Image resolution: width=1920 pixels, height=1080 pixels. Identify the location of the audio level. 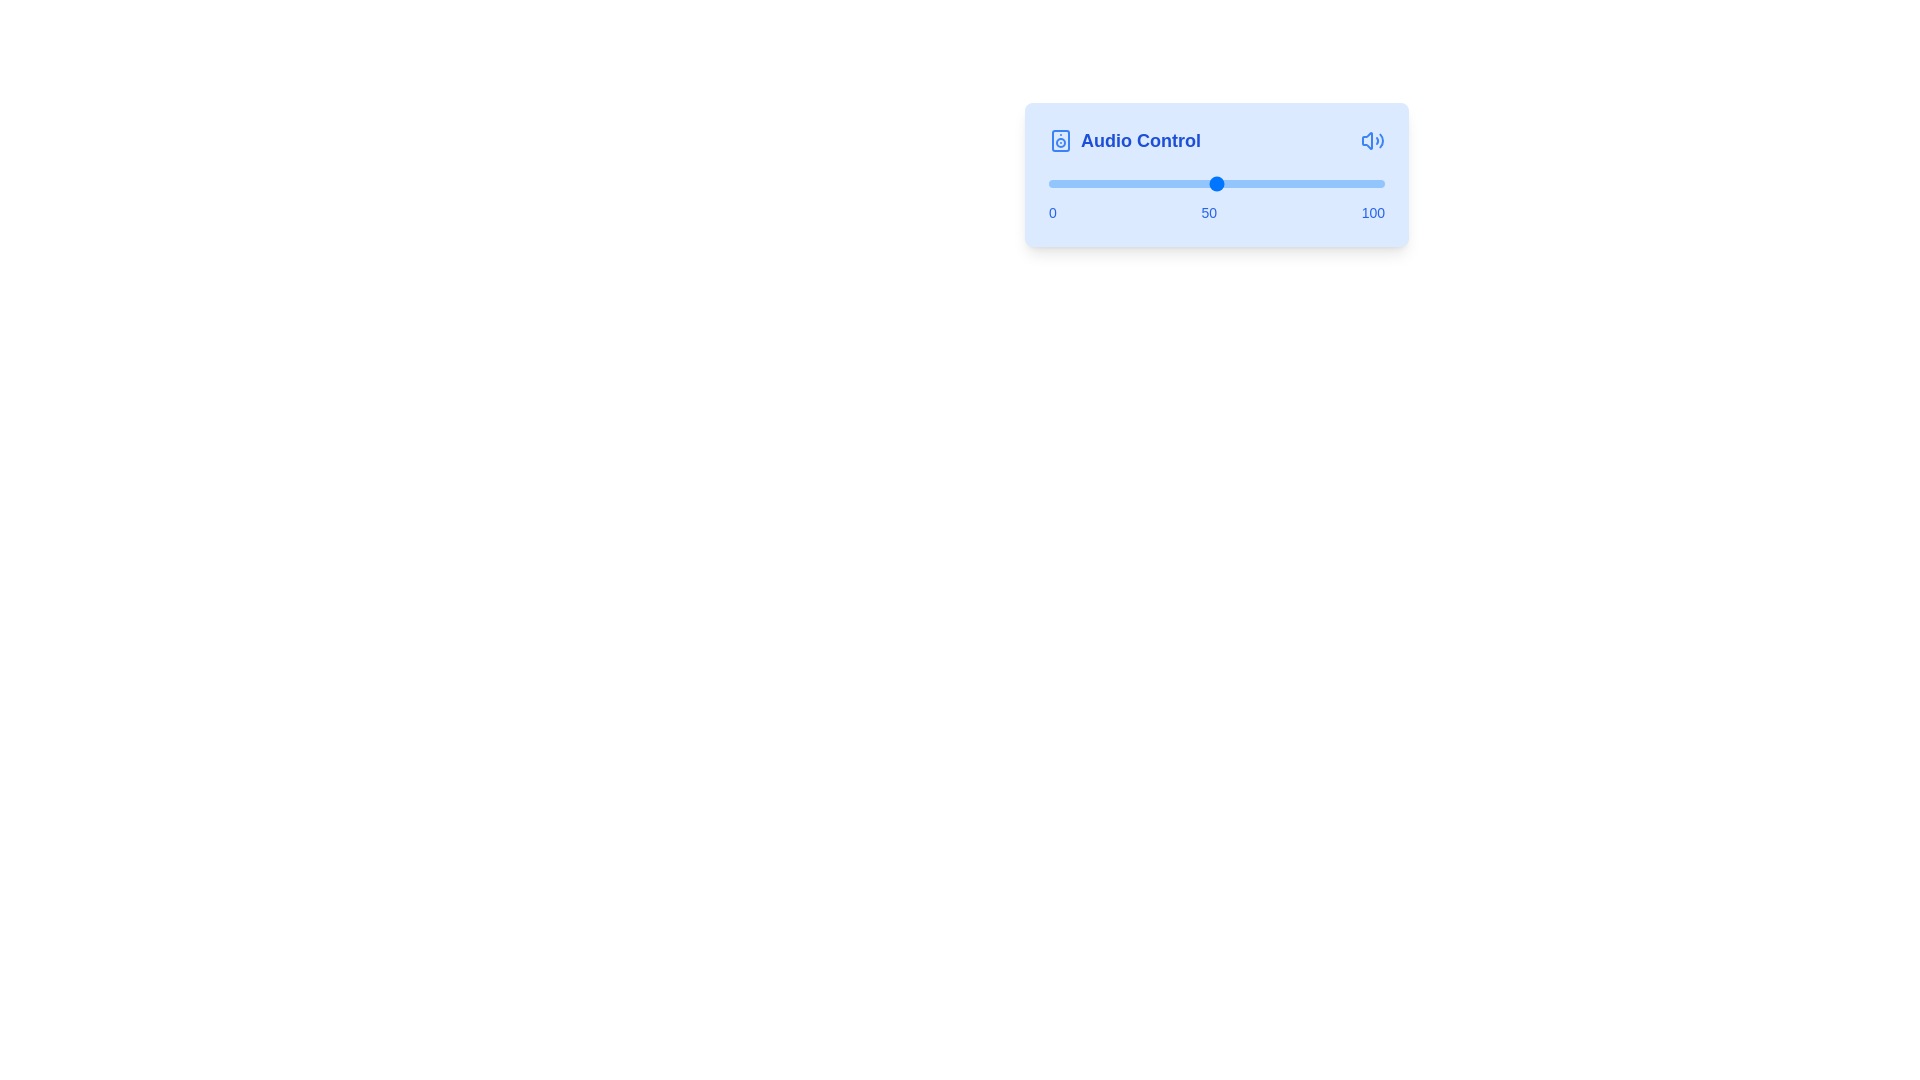
(1334, 184).